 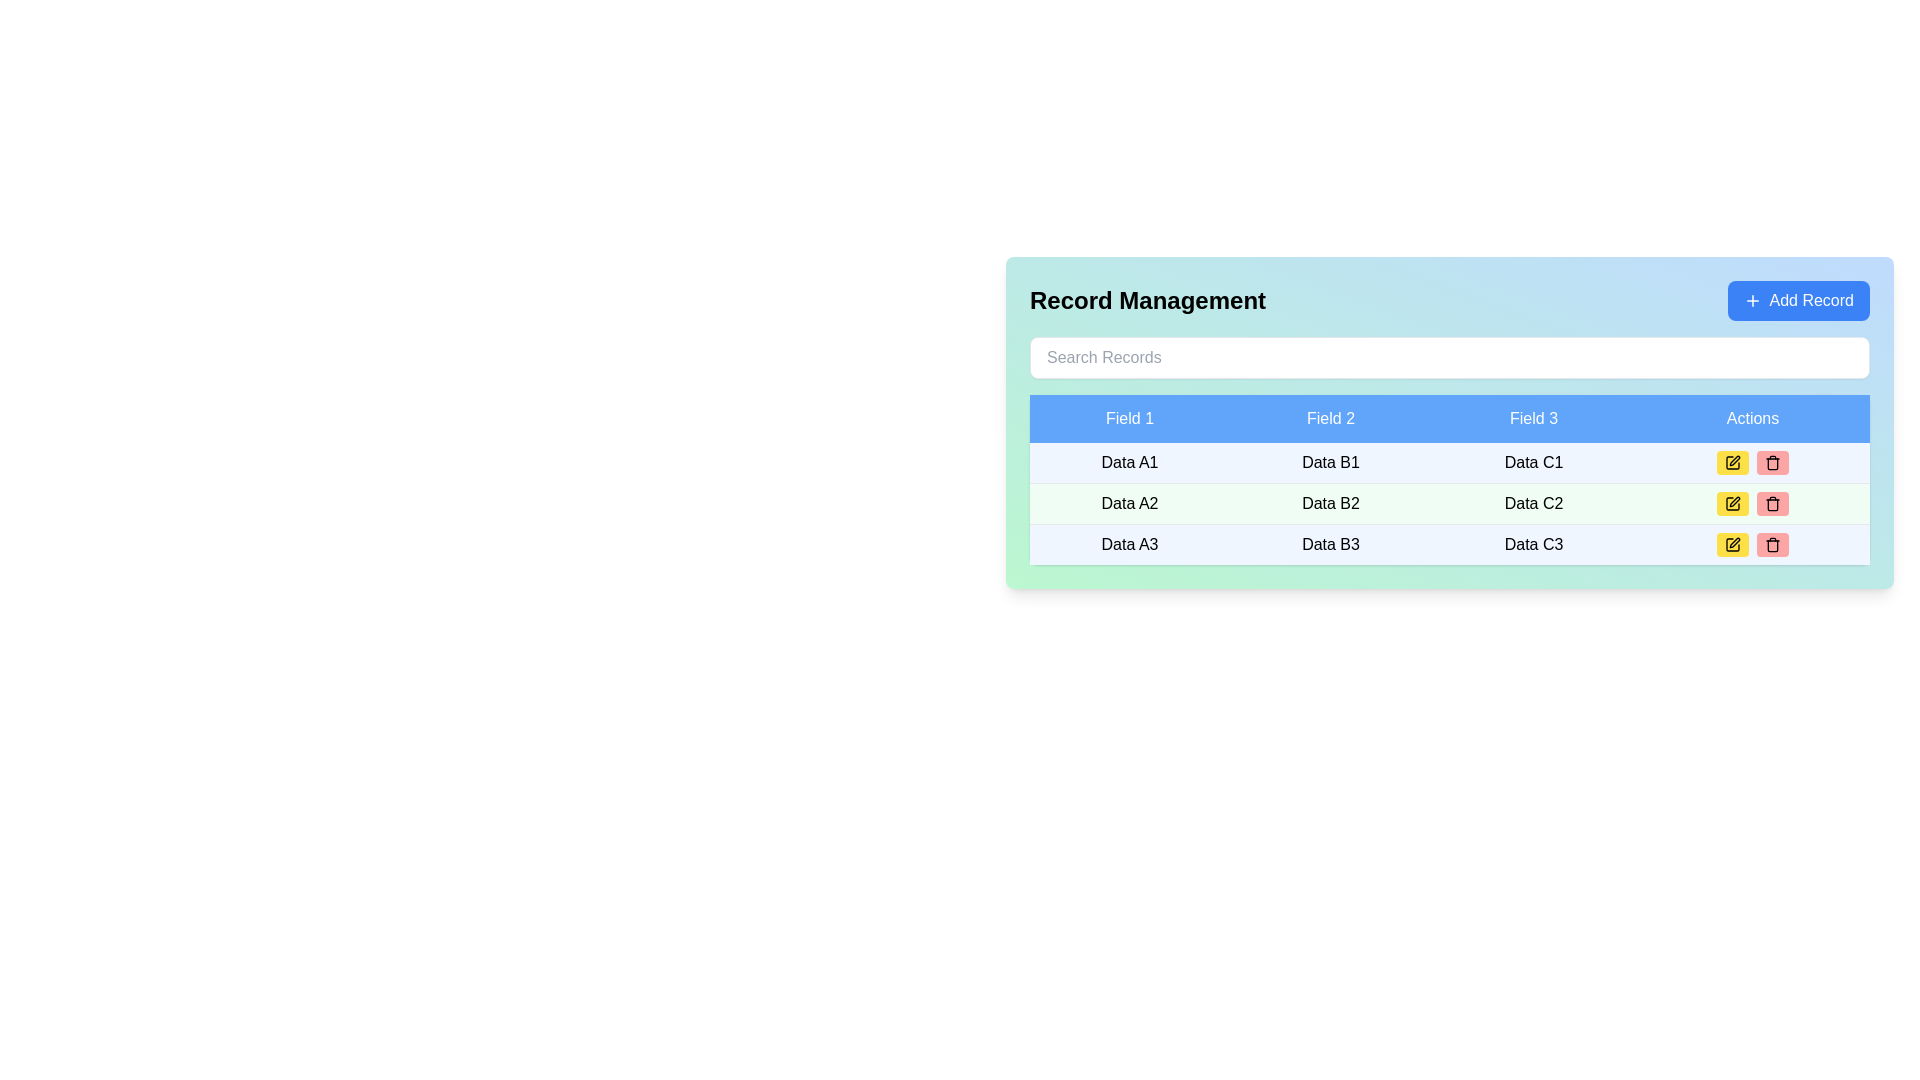 I want to click on the delete button in the second row of action items in the 'Actions' column, which contains two prominent buttons and a separator dot, aligned to the right-hand side of the interface, so click(x=1751, y=462).